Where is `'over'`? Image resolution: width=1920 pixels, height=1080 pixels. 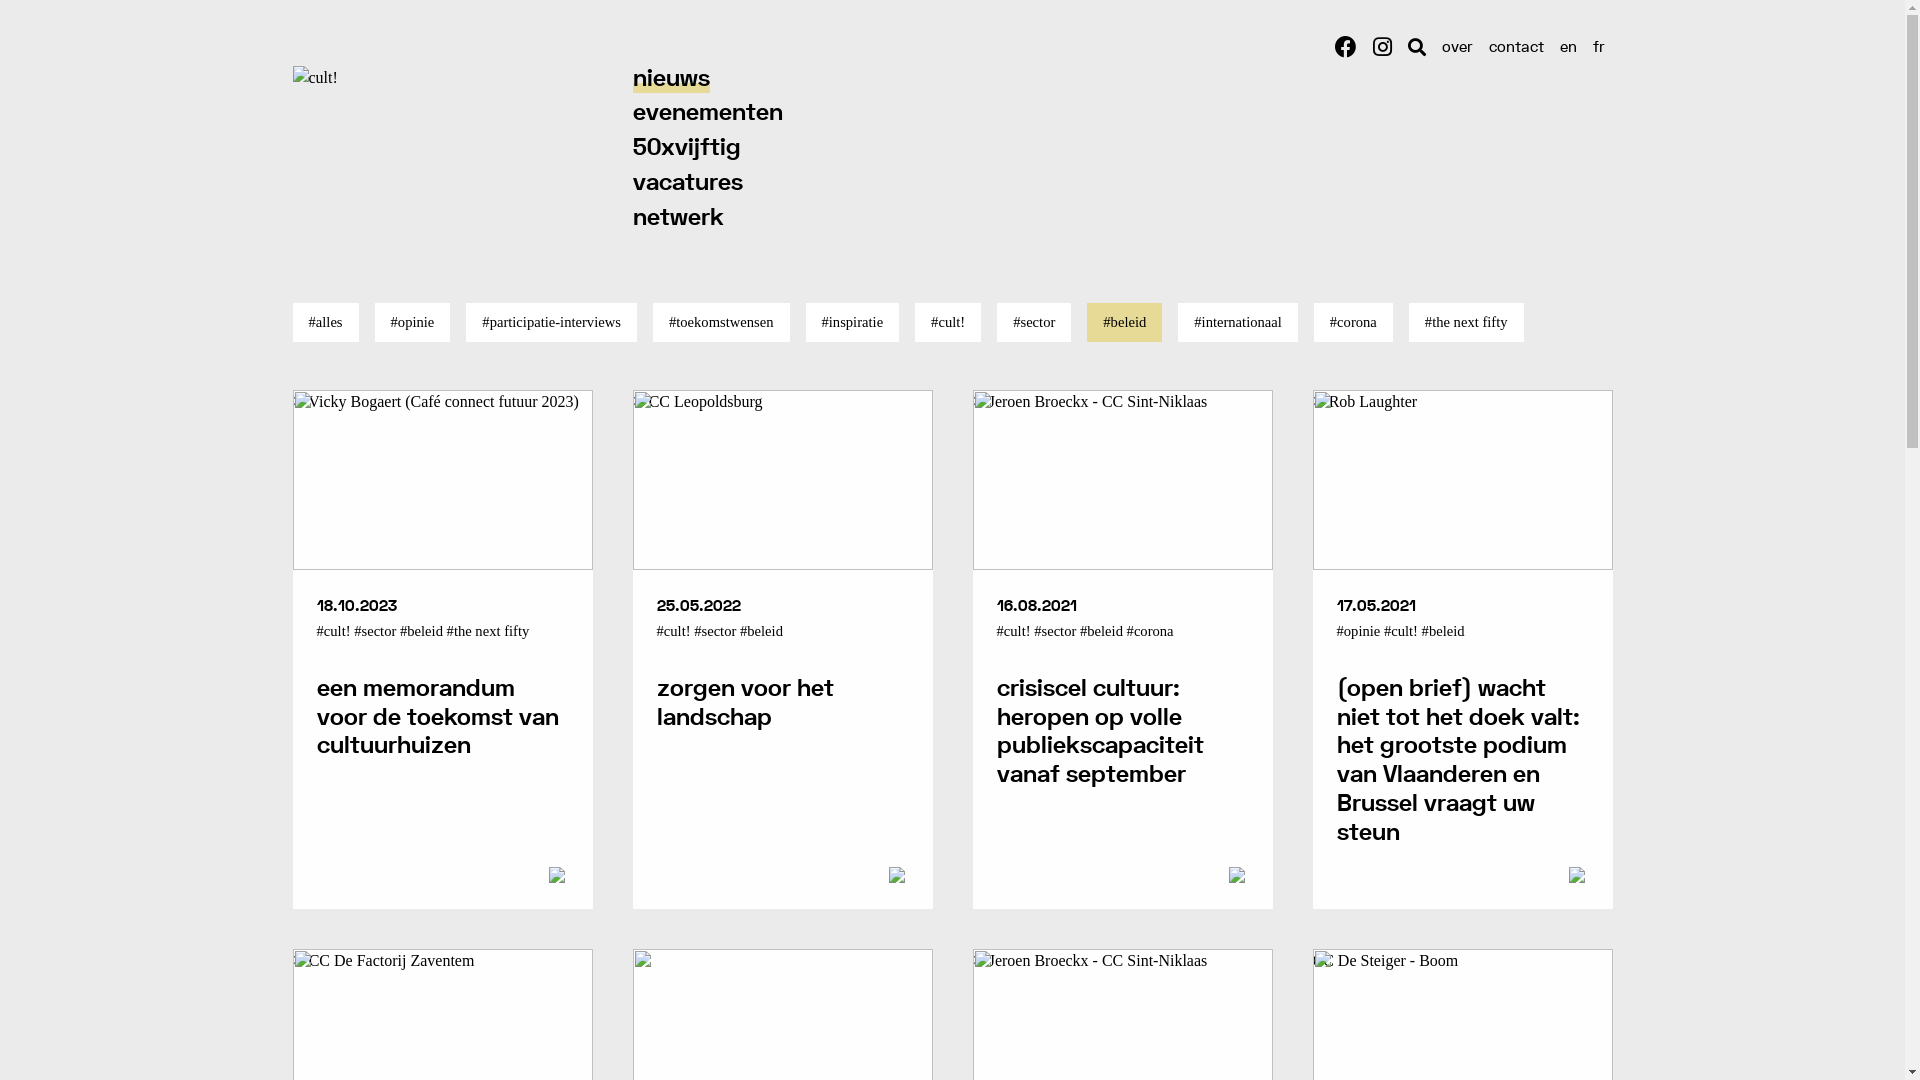 'over' is located at coordinates (1457, 47).